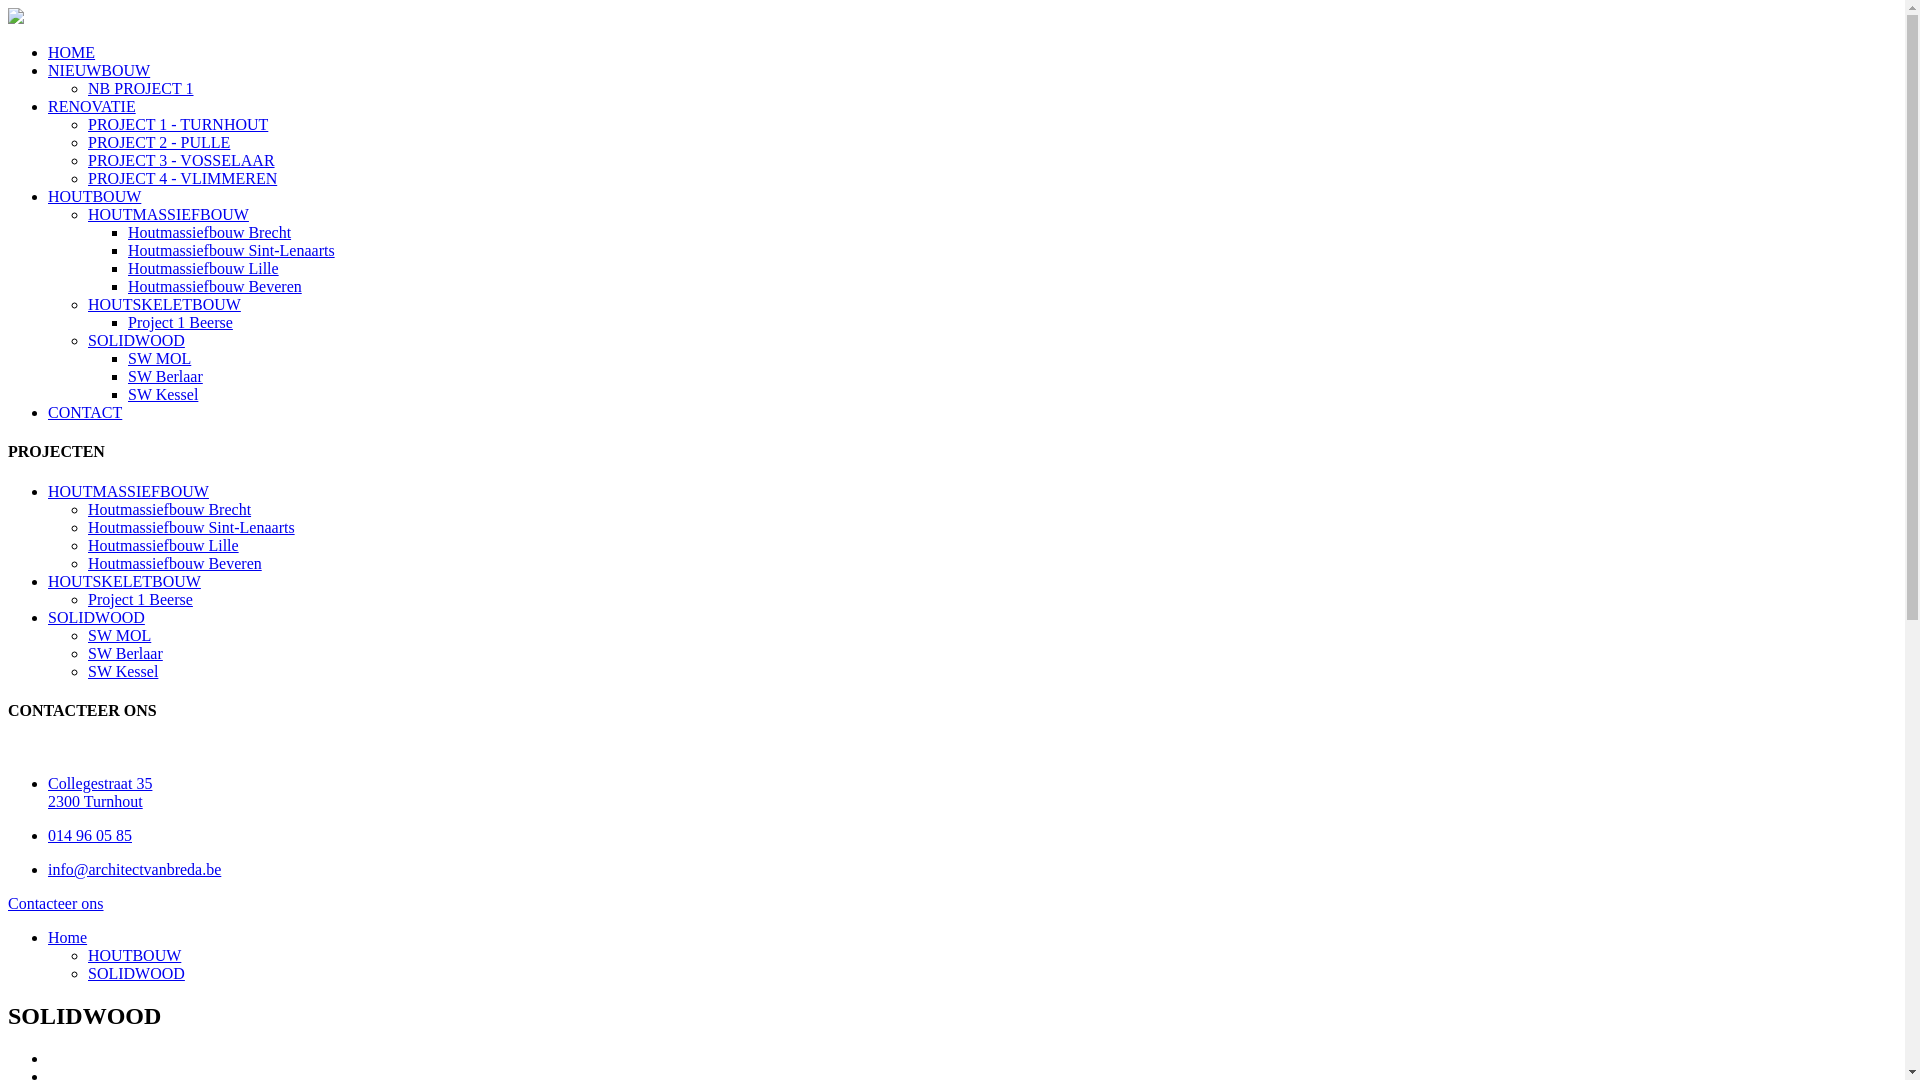  Describe the element at coordinates (48, 937) in the screenshot. I see `'Home'` at that location.